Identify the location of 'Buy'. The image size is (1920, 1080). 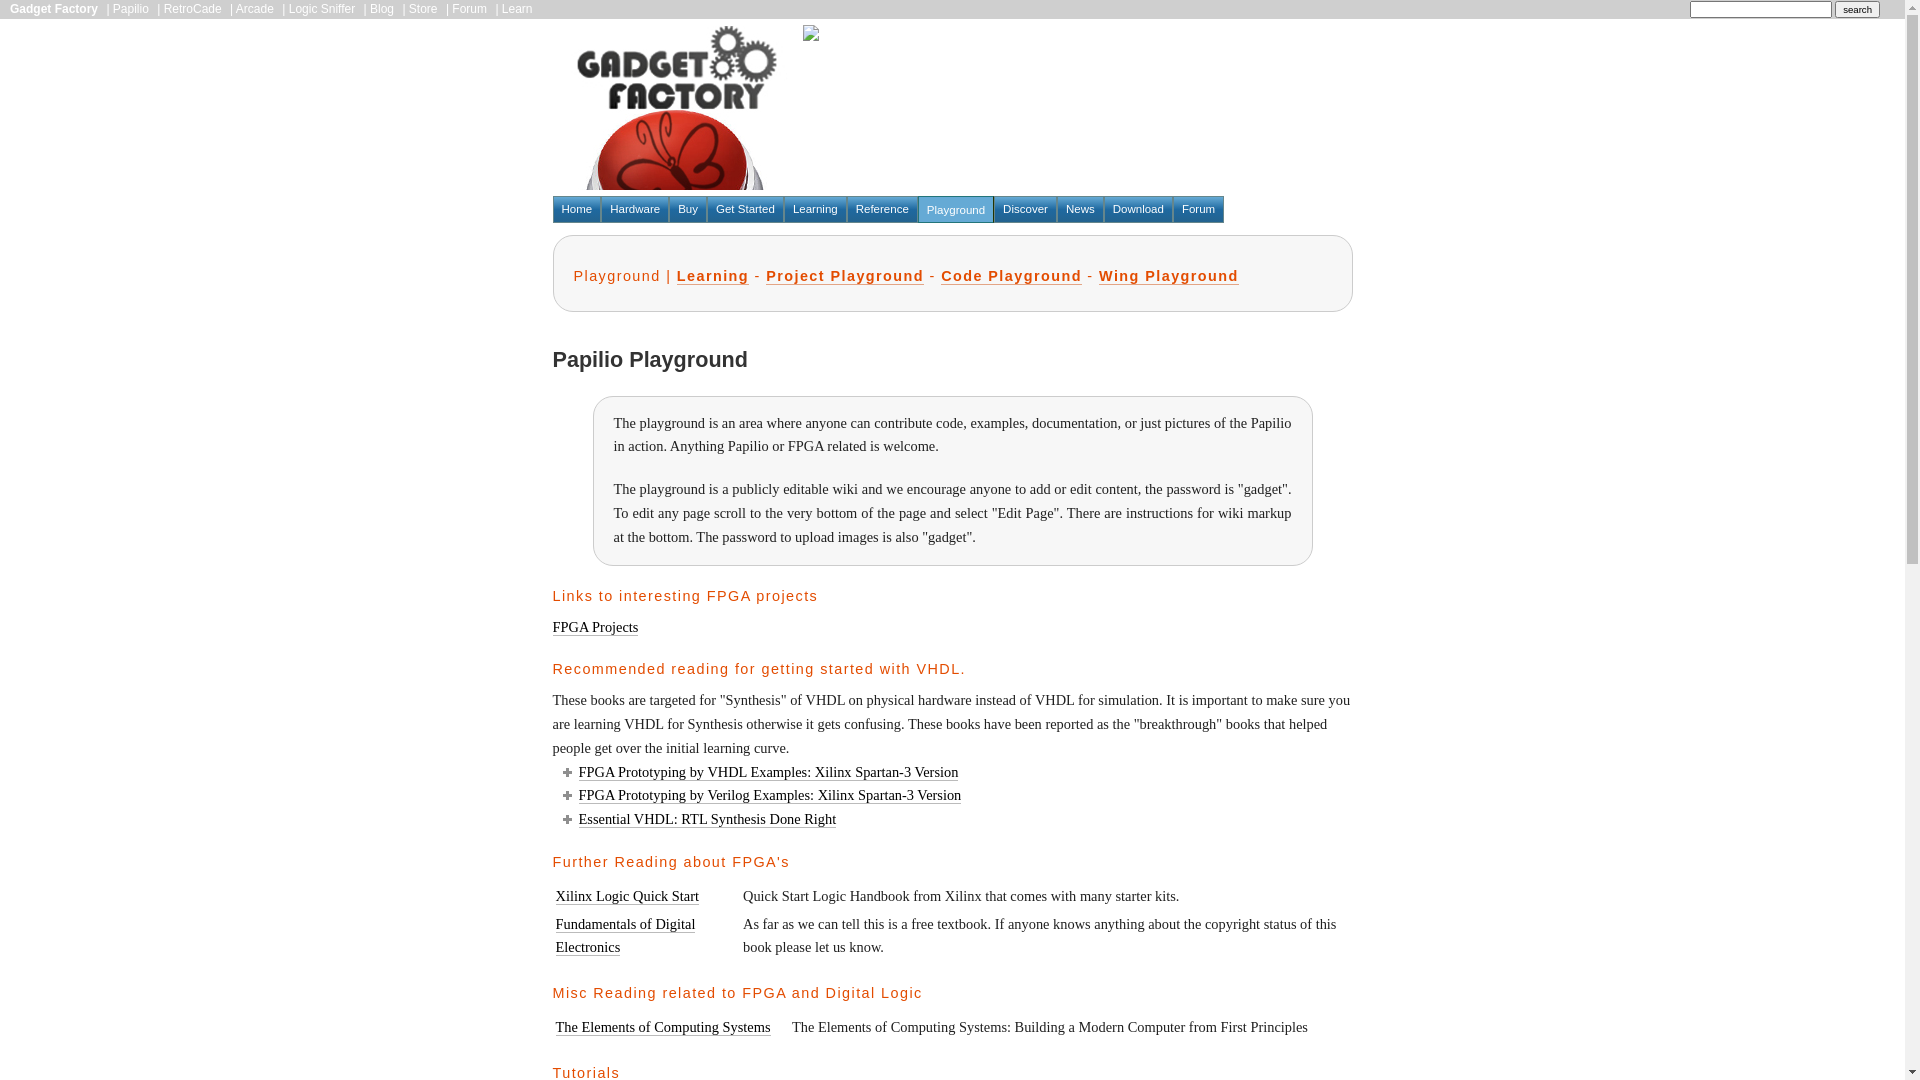
(668, 209).